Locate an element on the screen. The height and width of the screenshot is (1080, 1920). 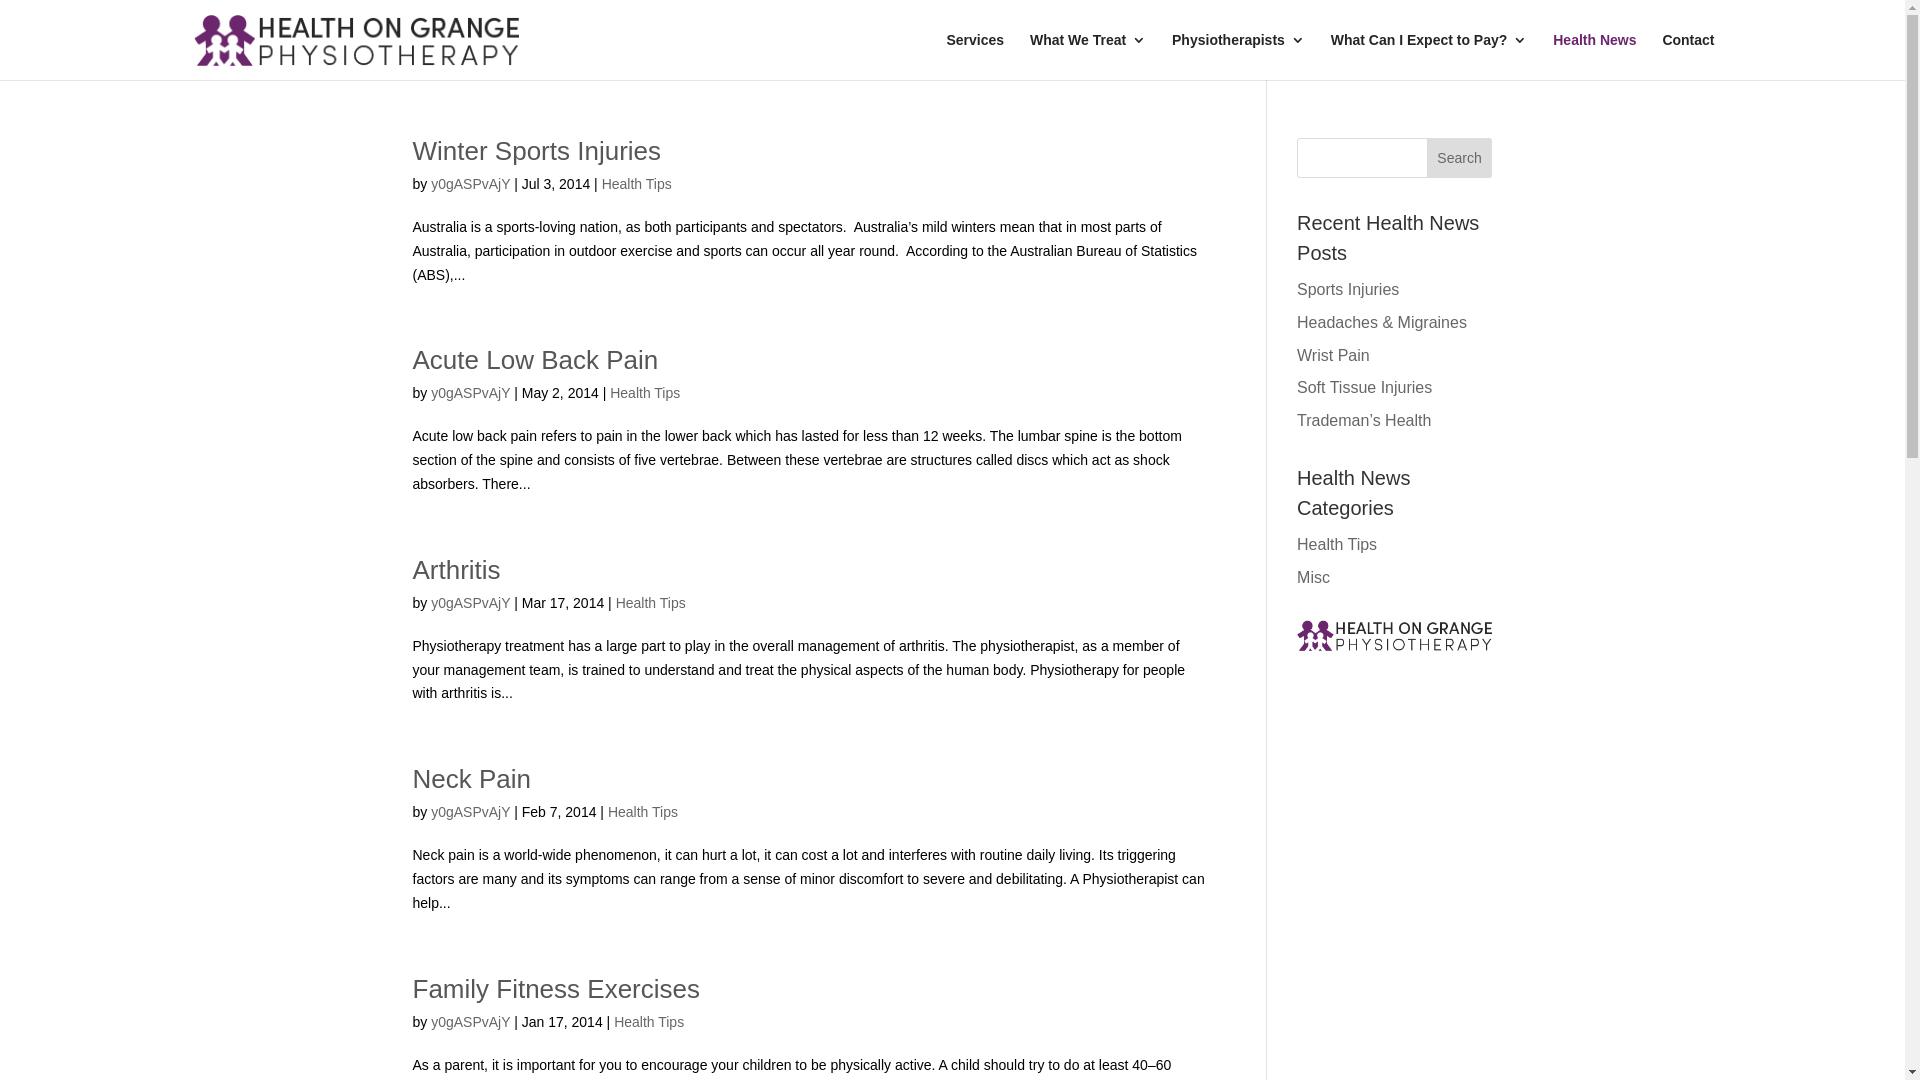
'What Can I Expect to Pay?' is located at coordinates (1330, 55).